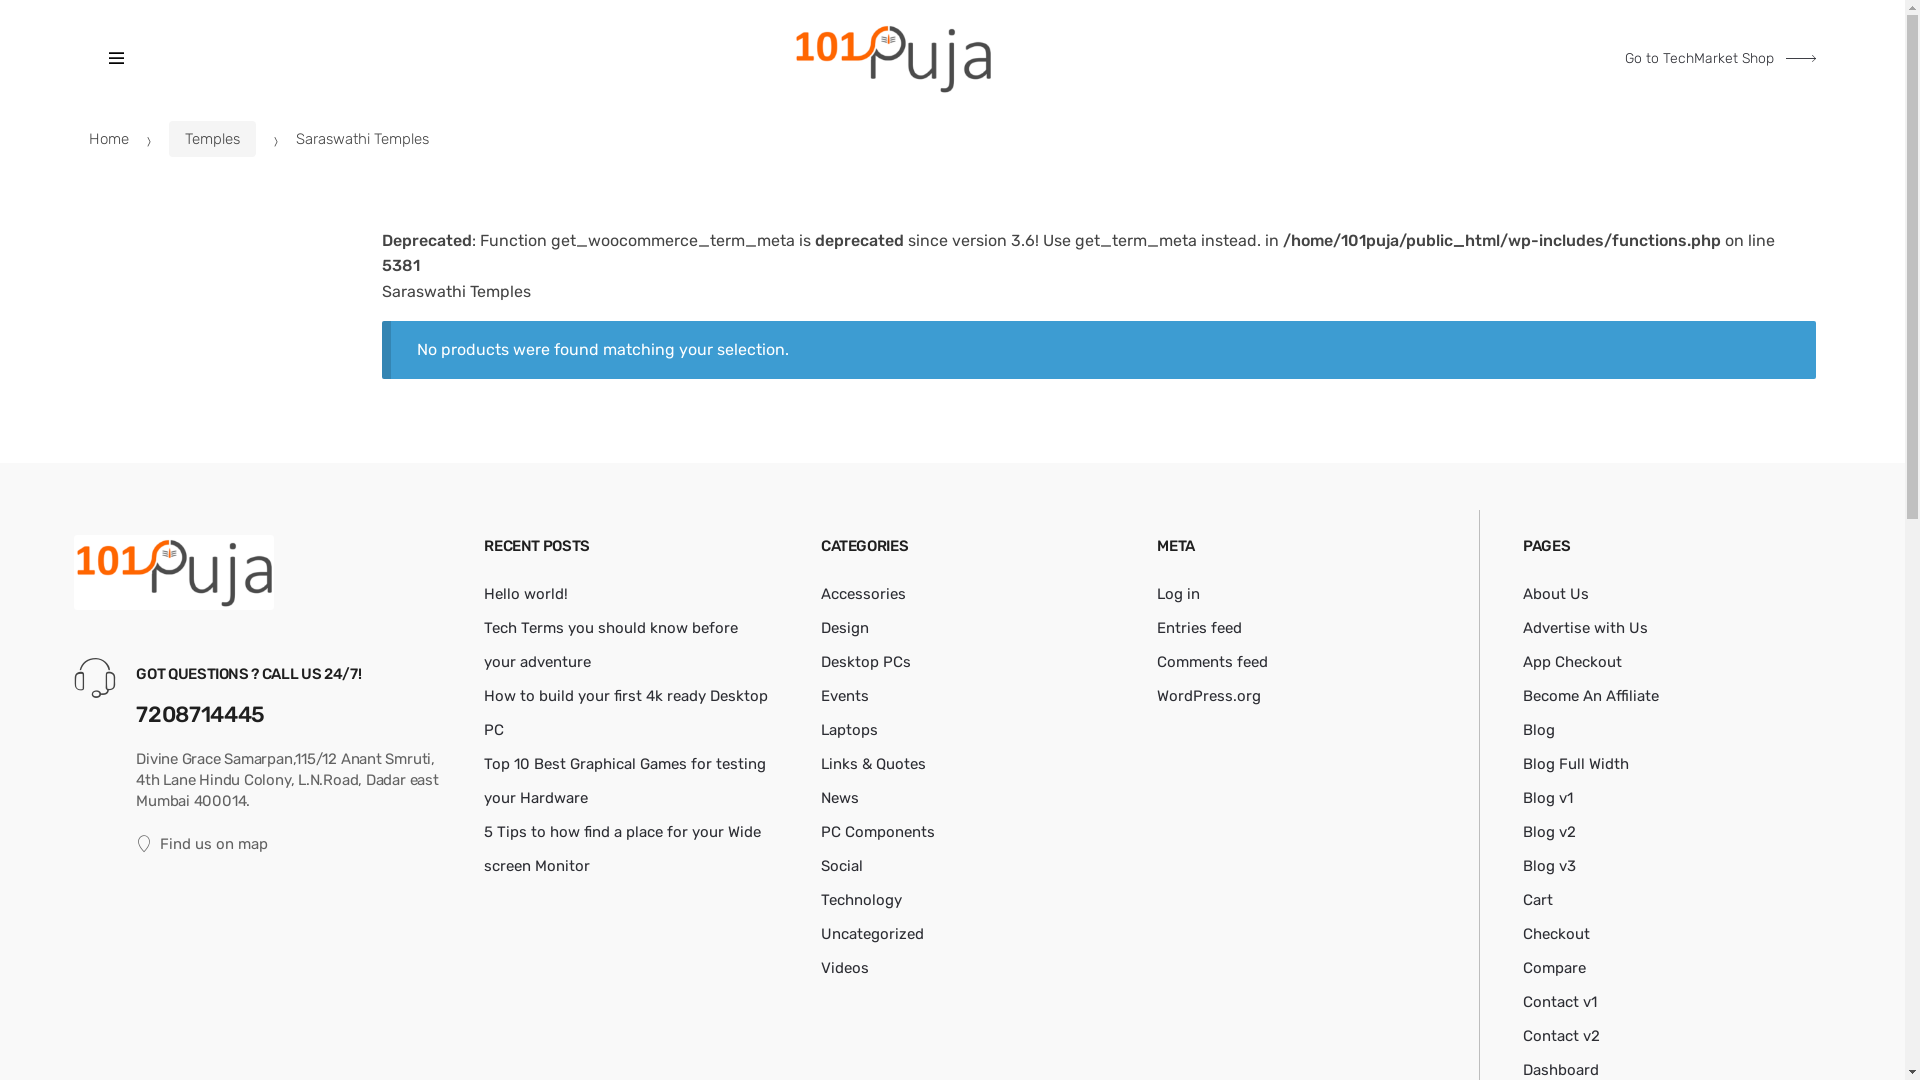 The image size is (1920, 1080). Describe the element at coordinates (861, 898) in the screenshot. I see `'Technology'` at that location.